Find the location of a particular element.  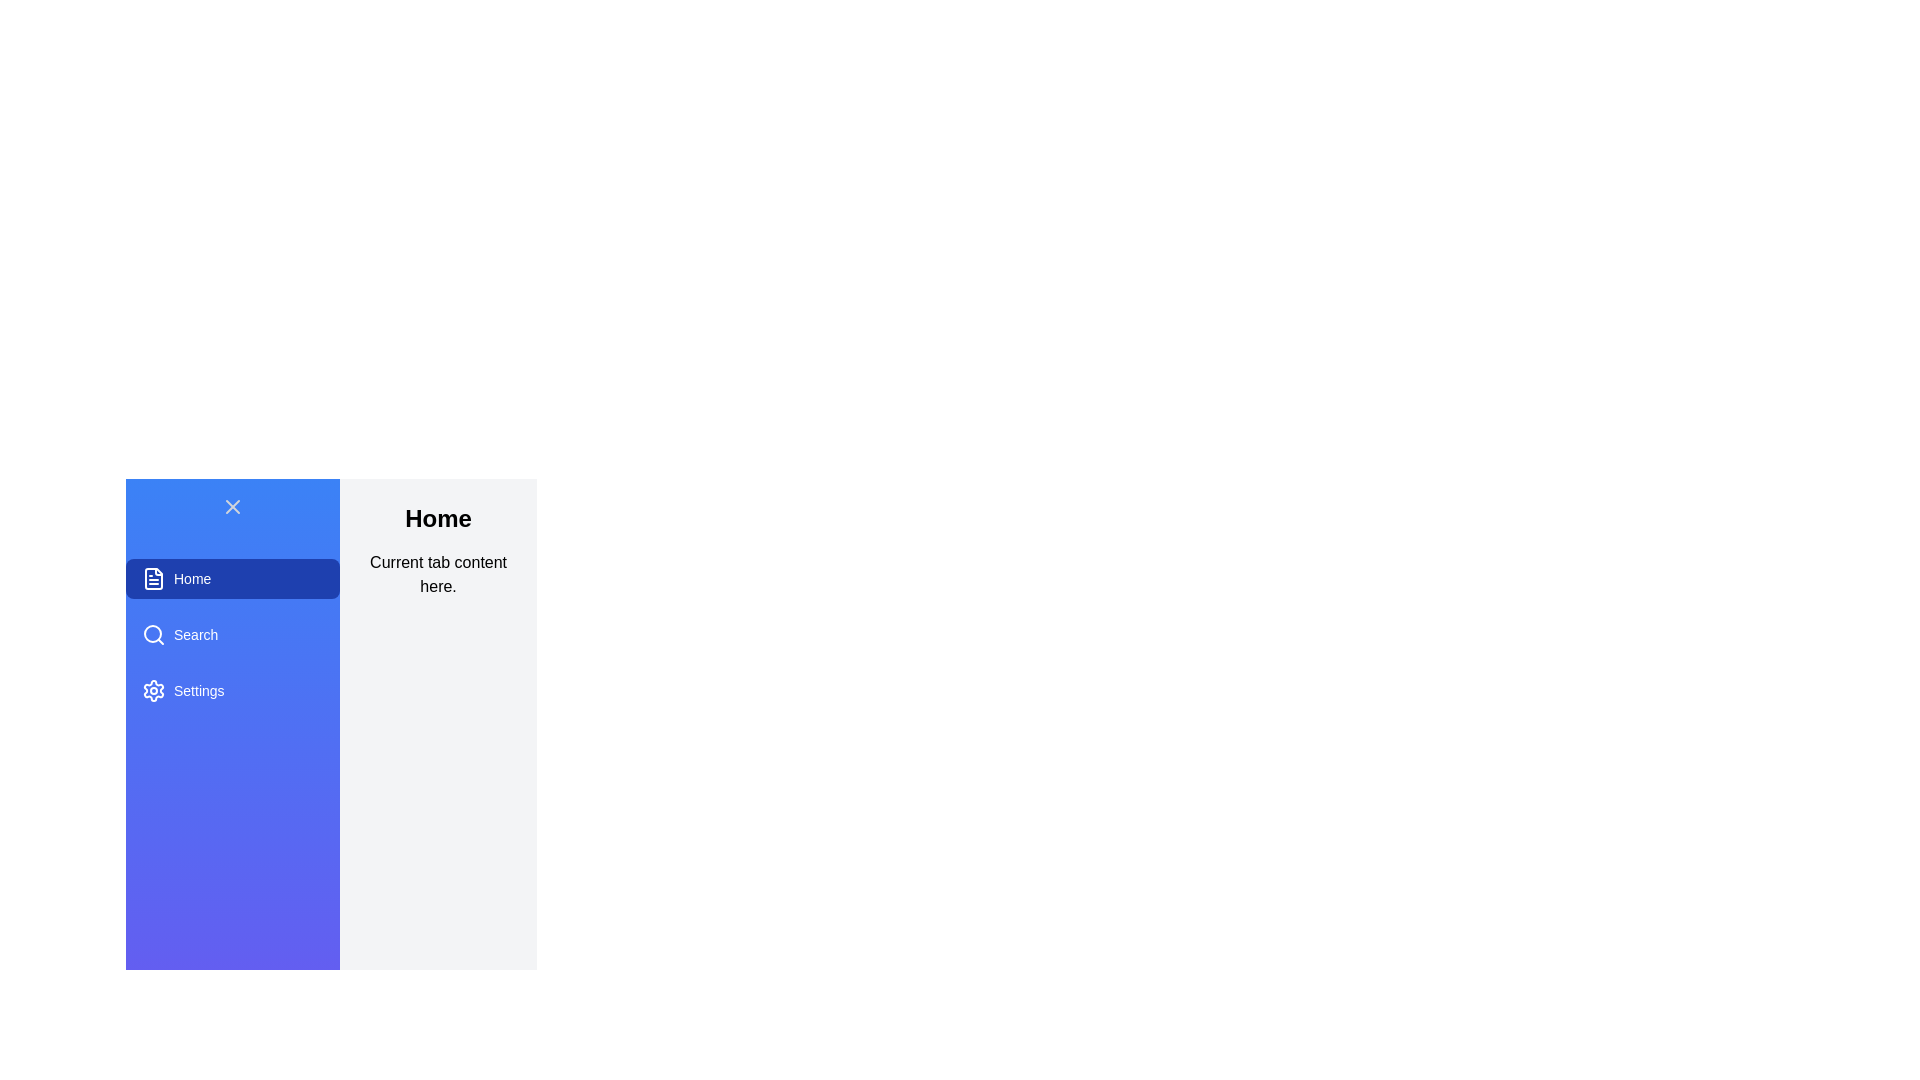

the tab labeled Search to observe the hover effect is located at coordinates (233, 635).